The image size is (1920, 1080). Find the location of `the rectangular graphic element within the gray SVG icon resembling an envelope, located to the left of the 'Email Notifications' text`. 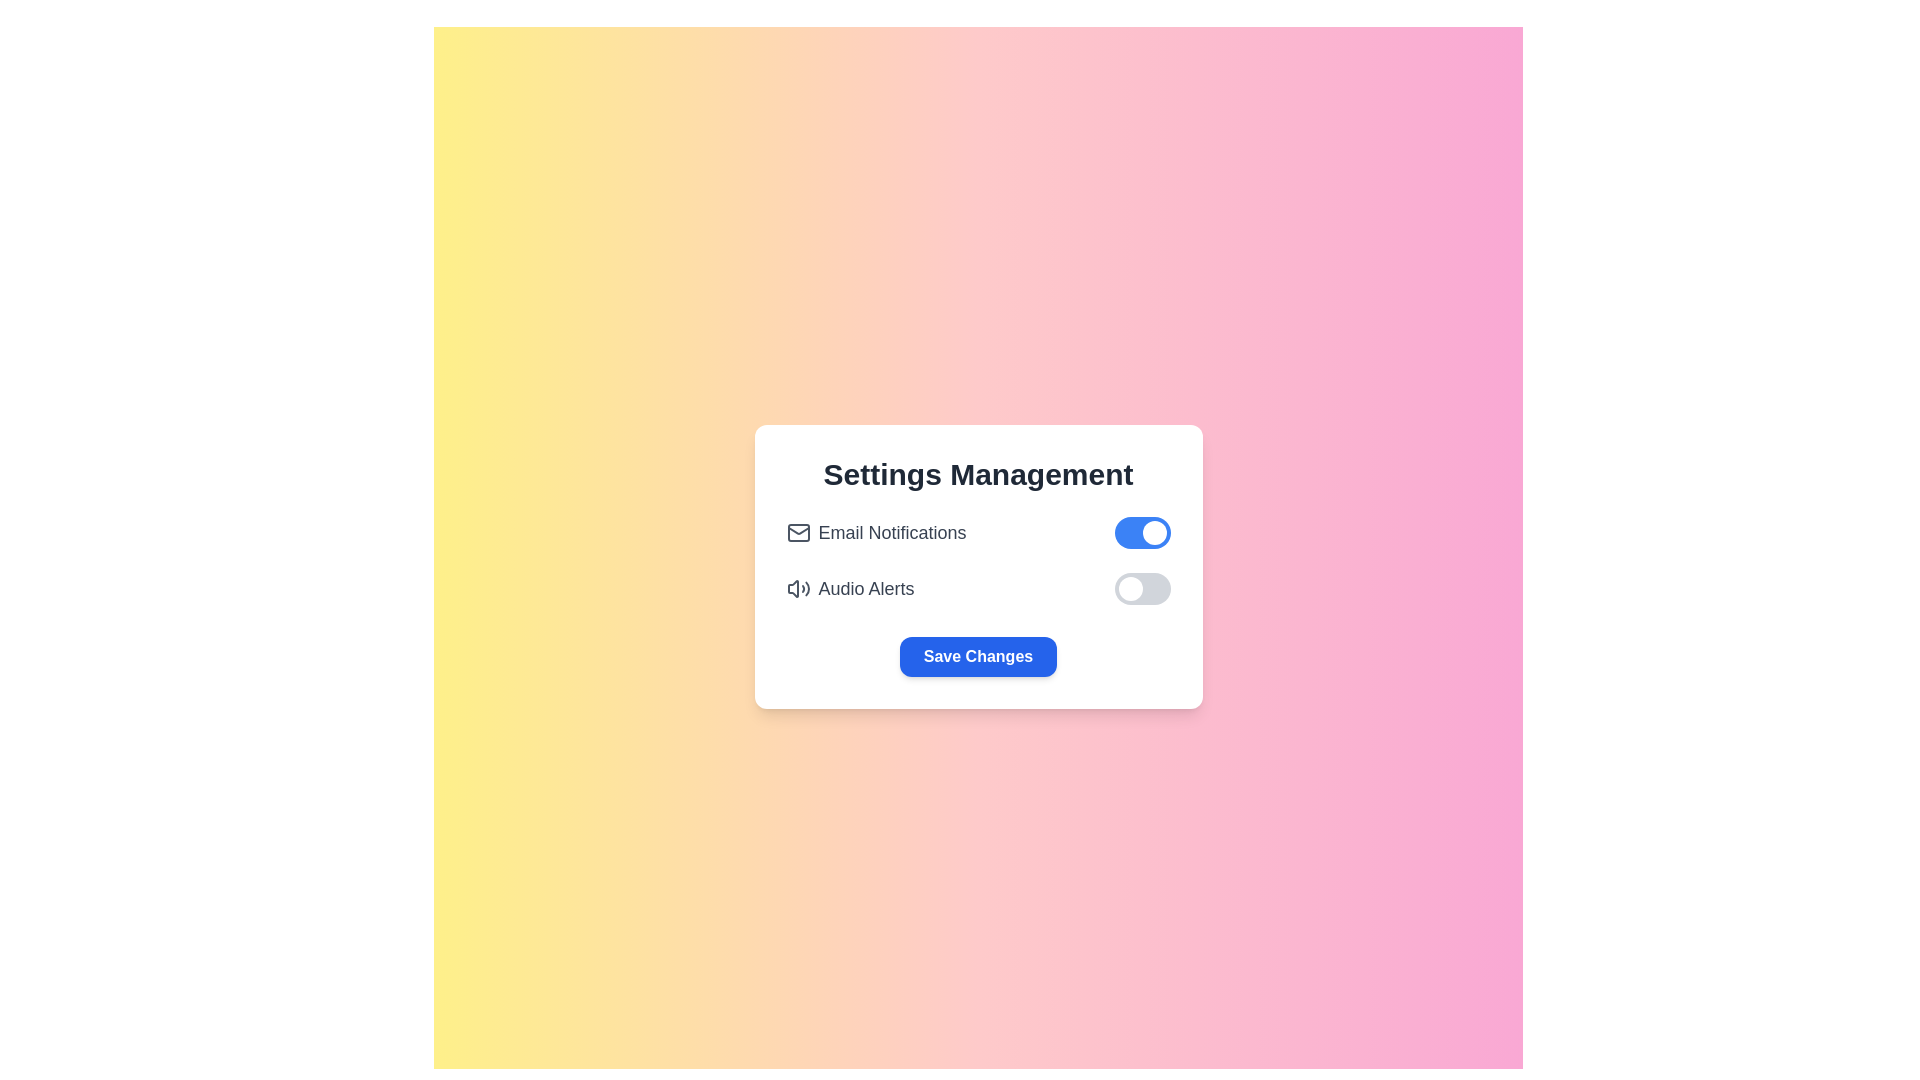

the rectangular graphic element within the gray SVG icon resembling an envelope, located to the left of the 'Email Notifications' text is located at coordinates (797, 531).